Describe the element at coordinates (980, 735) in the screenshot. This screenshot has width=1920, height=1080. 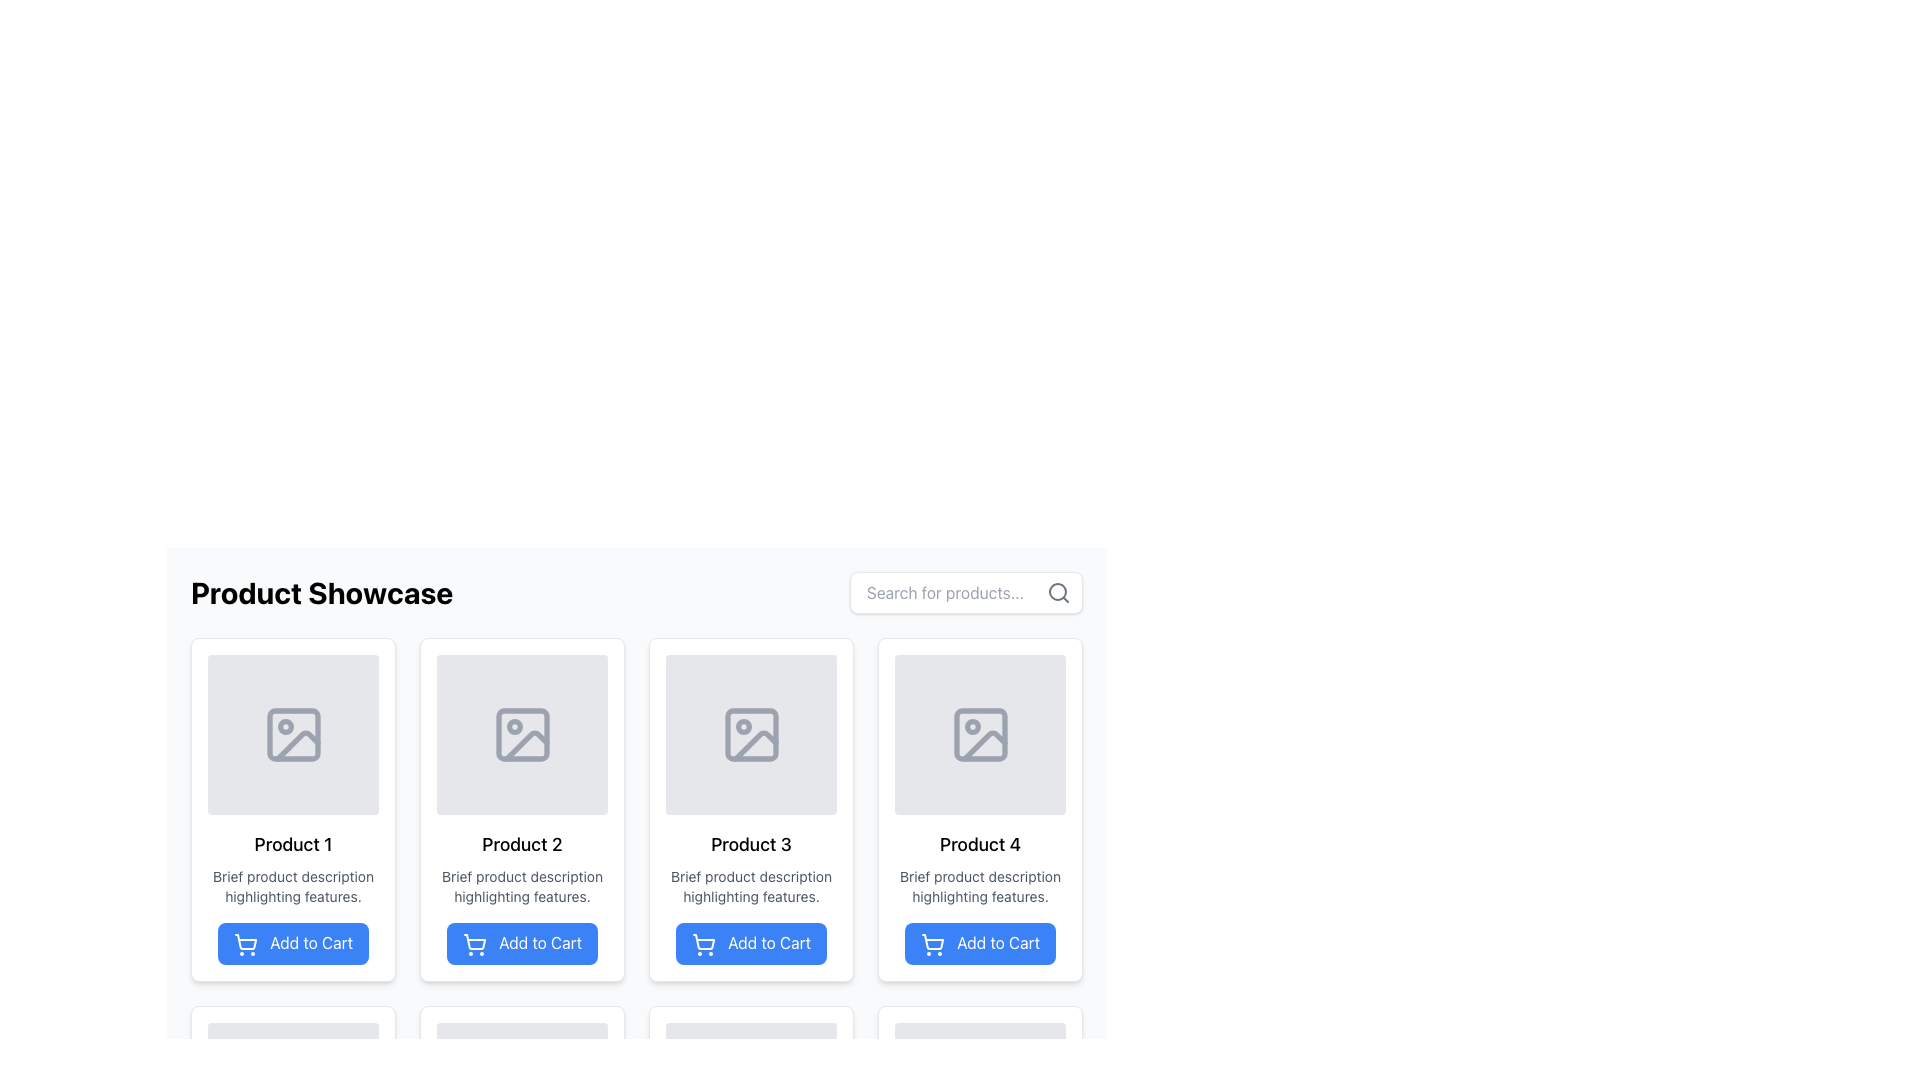
I see `the image icon representing 'Product 4' in the product showcase interface, which is located in the upper section of the card above the product title` at that location.